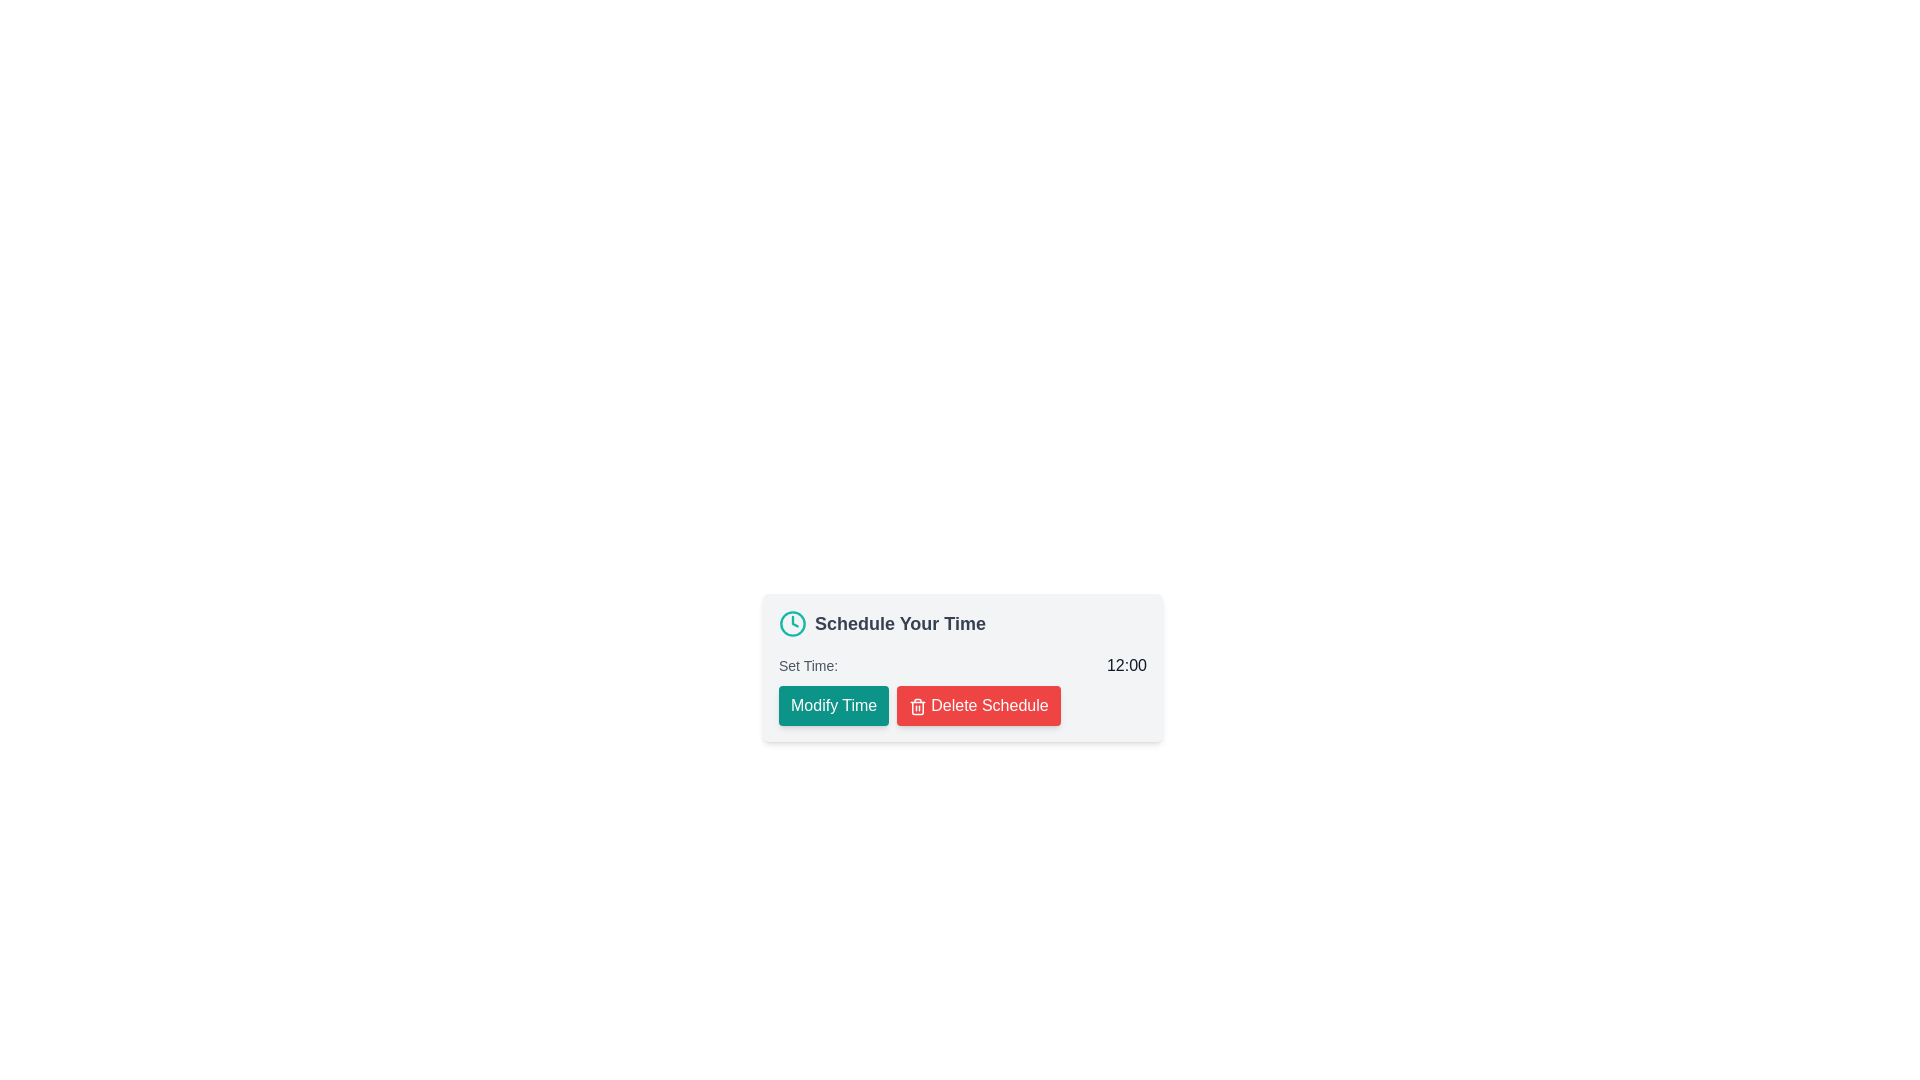  What do you see at coordinates (794, 620) in the screenshot?
I see `the minute hand represented by the polygonal icon within the SVG of the clock graphic` at bounding box center [794, 620].